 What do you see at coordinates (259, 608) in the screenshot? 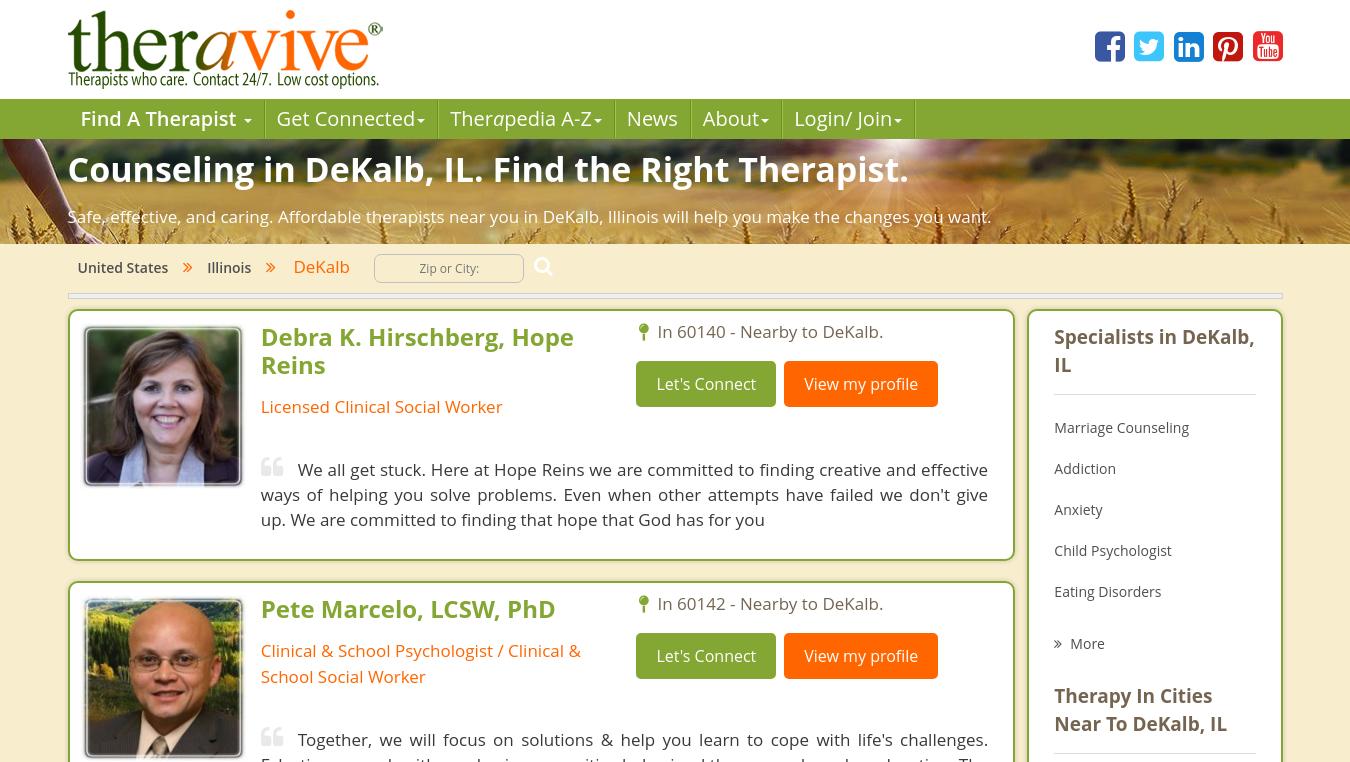
I see `'Pete Marcelo, LCSW, PhD'` at bounding box center [259, 608].